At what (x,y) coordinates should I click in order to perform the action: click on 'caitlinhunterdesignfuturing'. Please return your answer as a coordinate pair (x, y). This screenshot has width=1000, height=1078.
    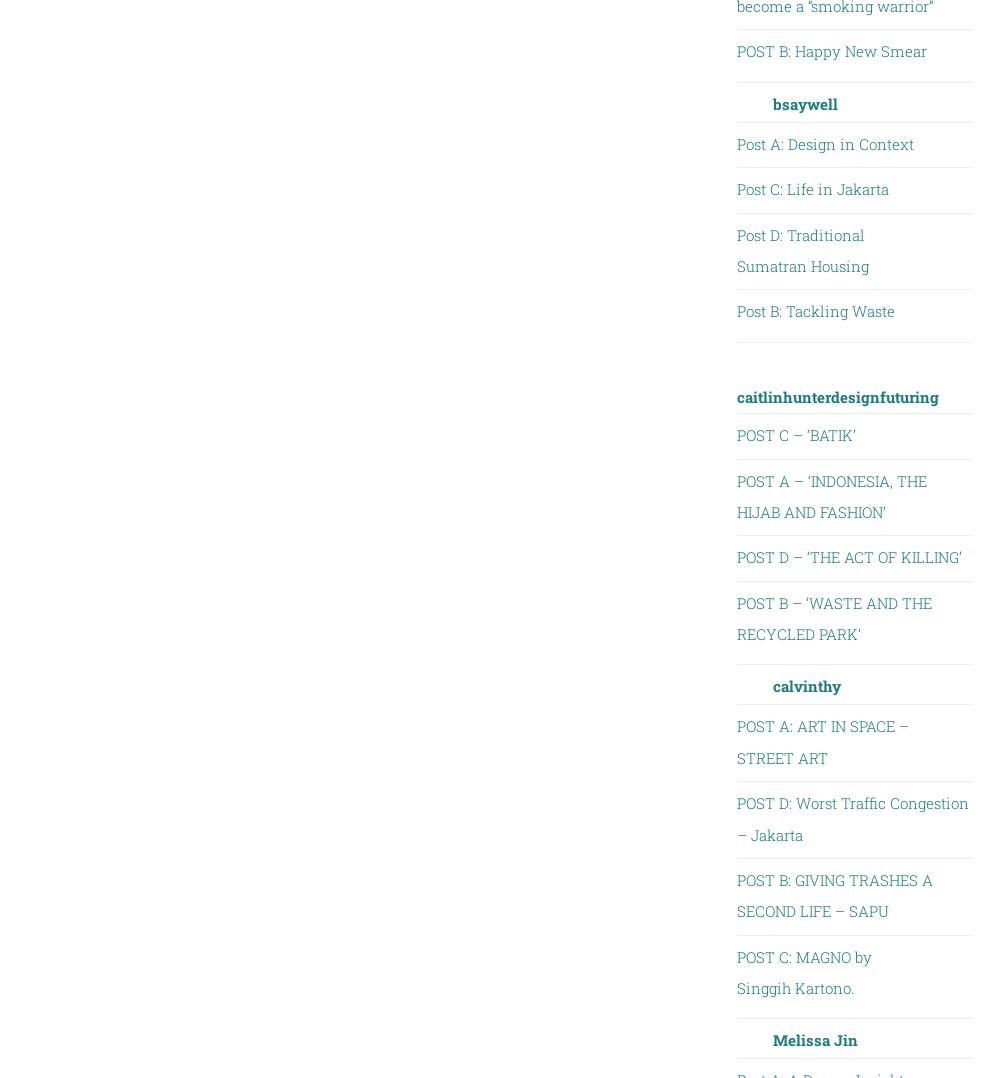
    Looking at the image, I should click on (735, 394).